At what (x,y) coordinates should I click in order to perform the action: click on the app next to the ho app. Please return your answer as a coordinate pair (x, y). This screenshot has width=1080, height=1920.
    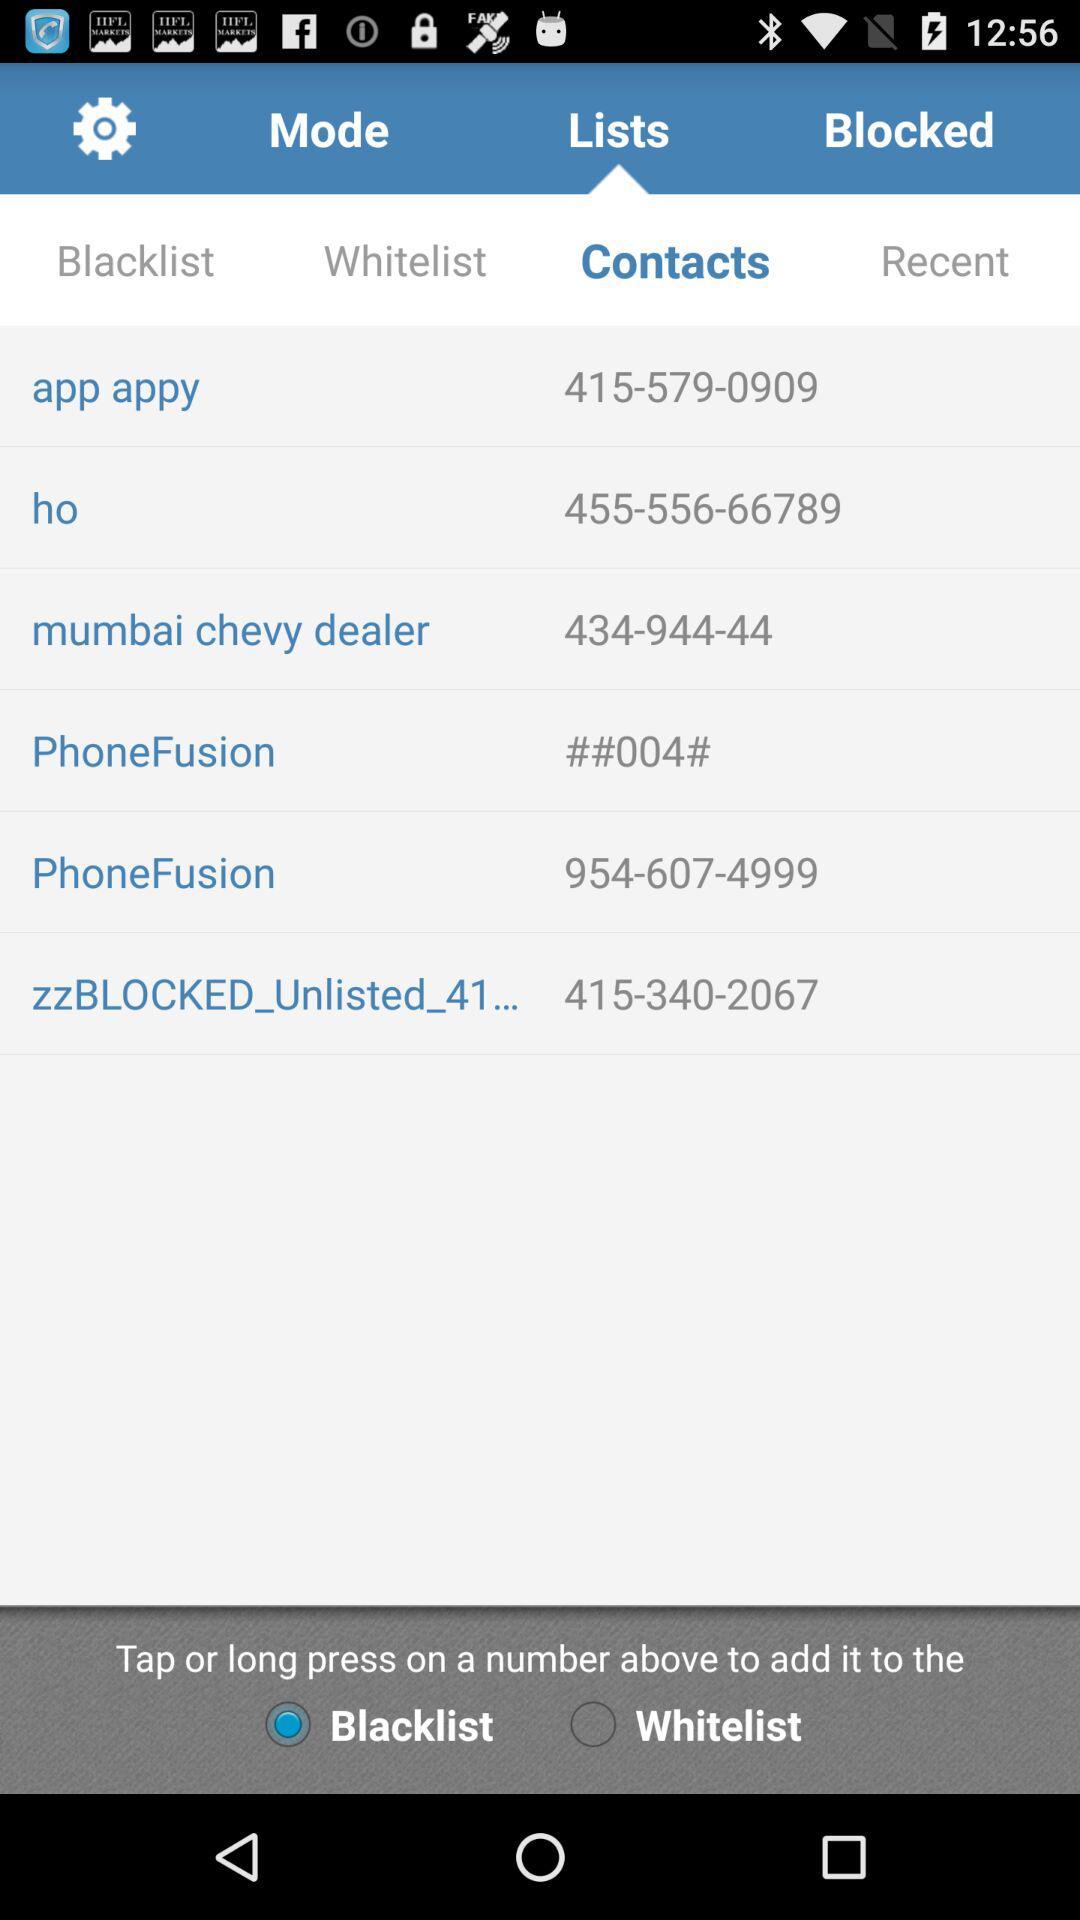
    Looking at the image, I should click on (814, 507).